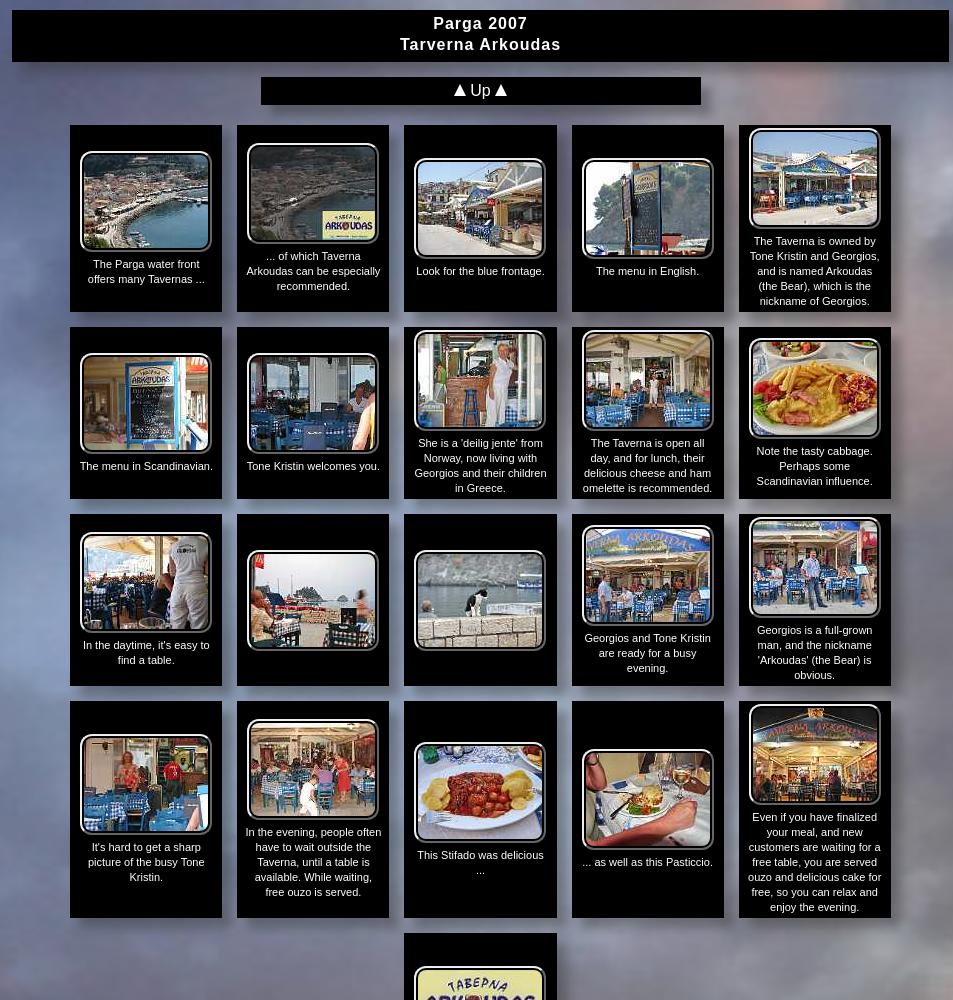 This screenshot has width=953, height=1000. What do you see at coordinates (646, 464) in the screenshot?
I see `'The Taverna is open all day, and for lunch, their delicious cheese and ham omelette is recommended.'` at bounding box center [646, 464].